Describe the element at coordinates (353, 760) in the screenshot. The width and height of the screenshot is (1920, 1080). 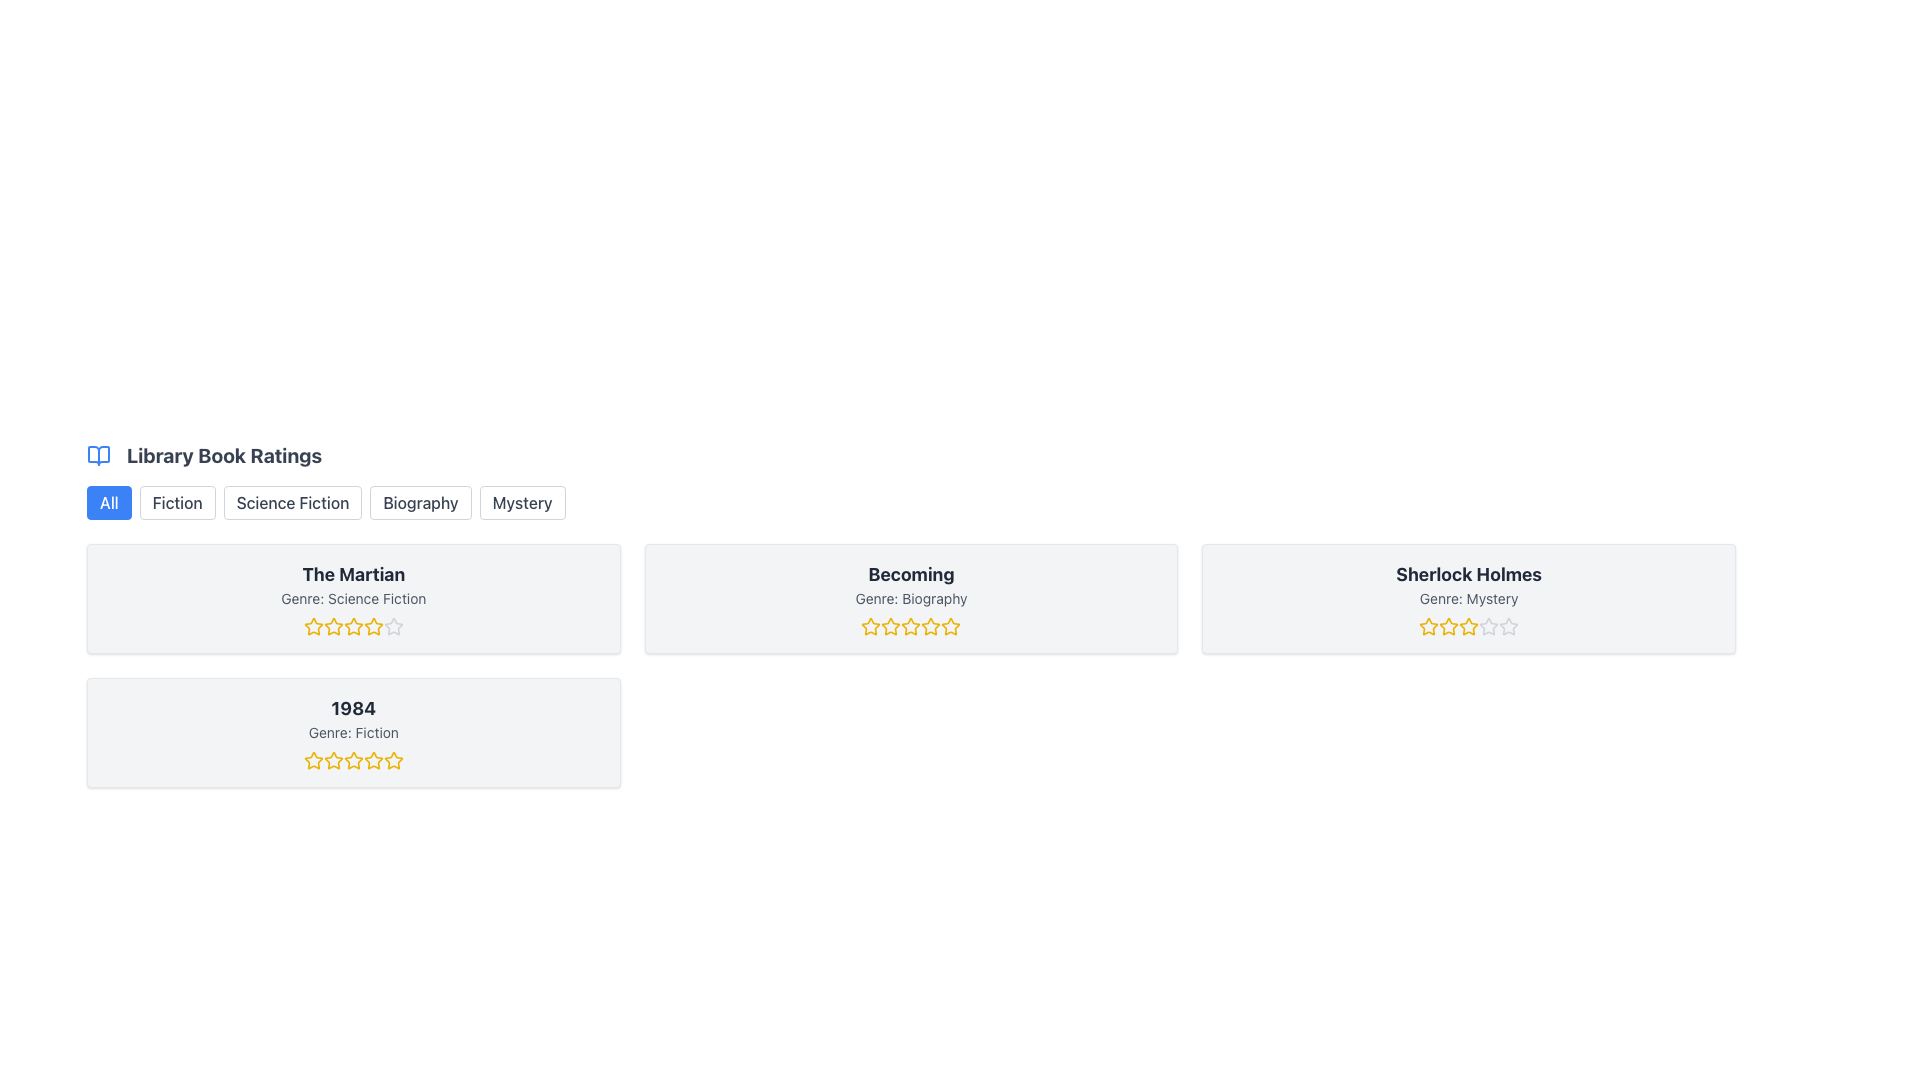
I see `the third yellow outlined star icon in the 5-star rating system under the book title '1984' to rate` at that location.